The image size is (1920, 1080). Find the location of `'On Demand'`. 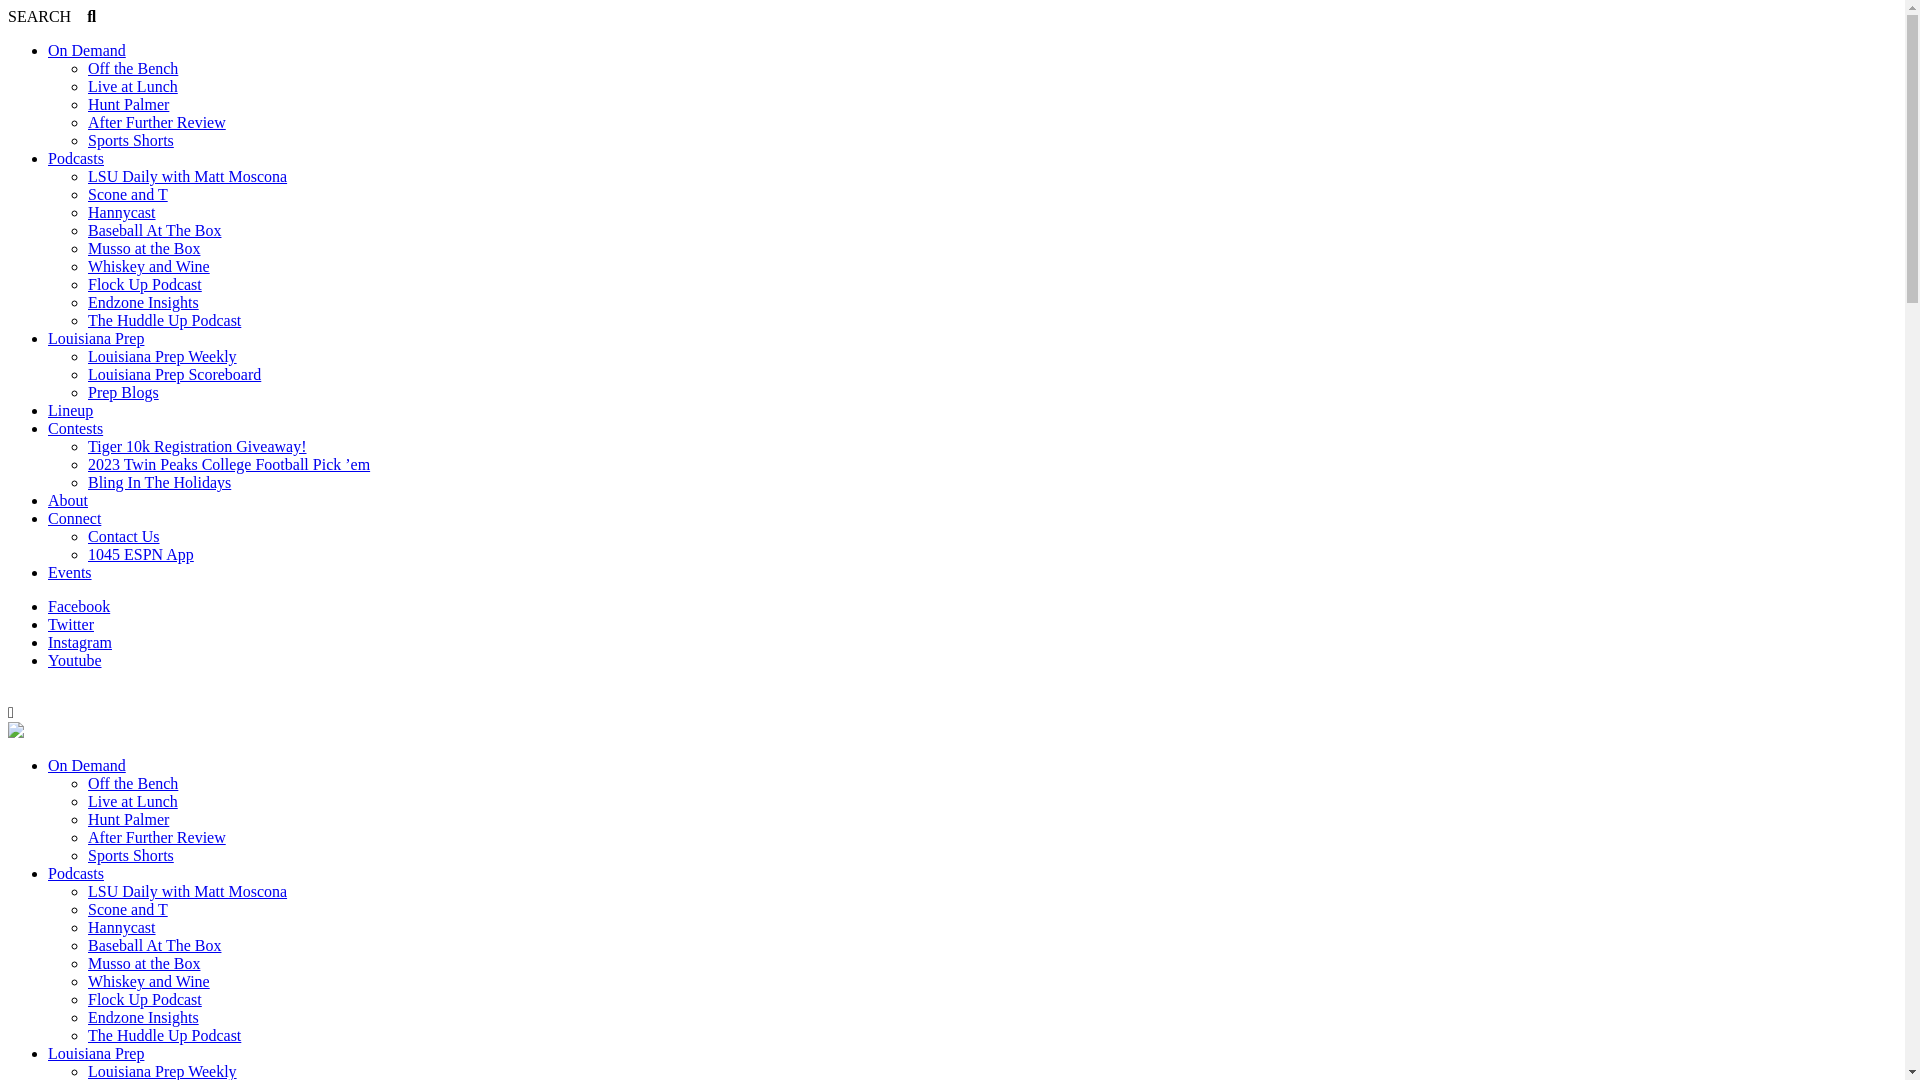

'On Demand' is located at coordinates (48, 765).